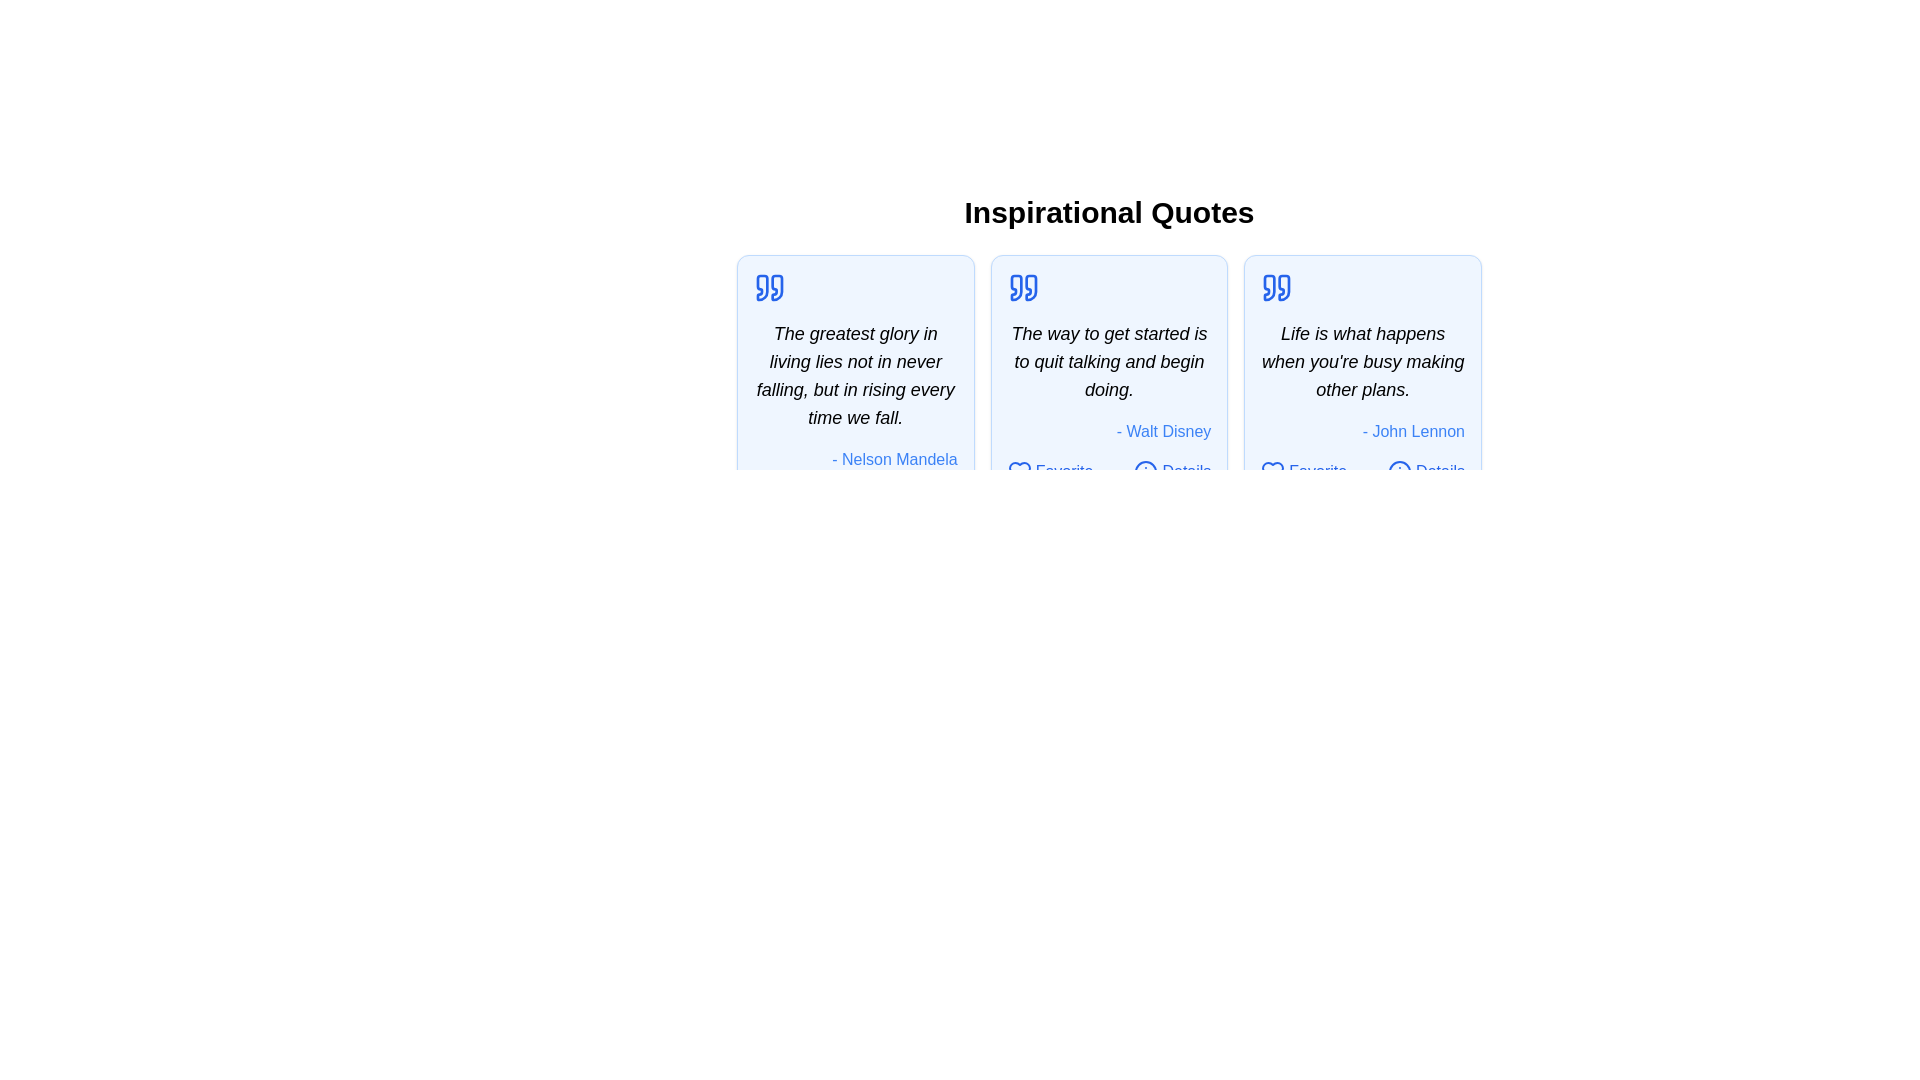 Image resolution: width=1920 pixels, height=1080 pixels. Describe the element at coordinates (1362, 362) in the screenshot. I see `the text element displaying a quote, which is positioned beneath an icon of quotation marks and above the attribution '- John Lennon' in the rightmost card of the grid layout` at that location.